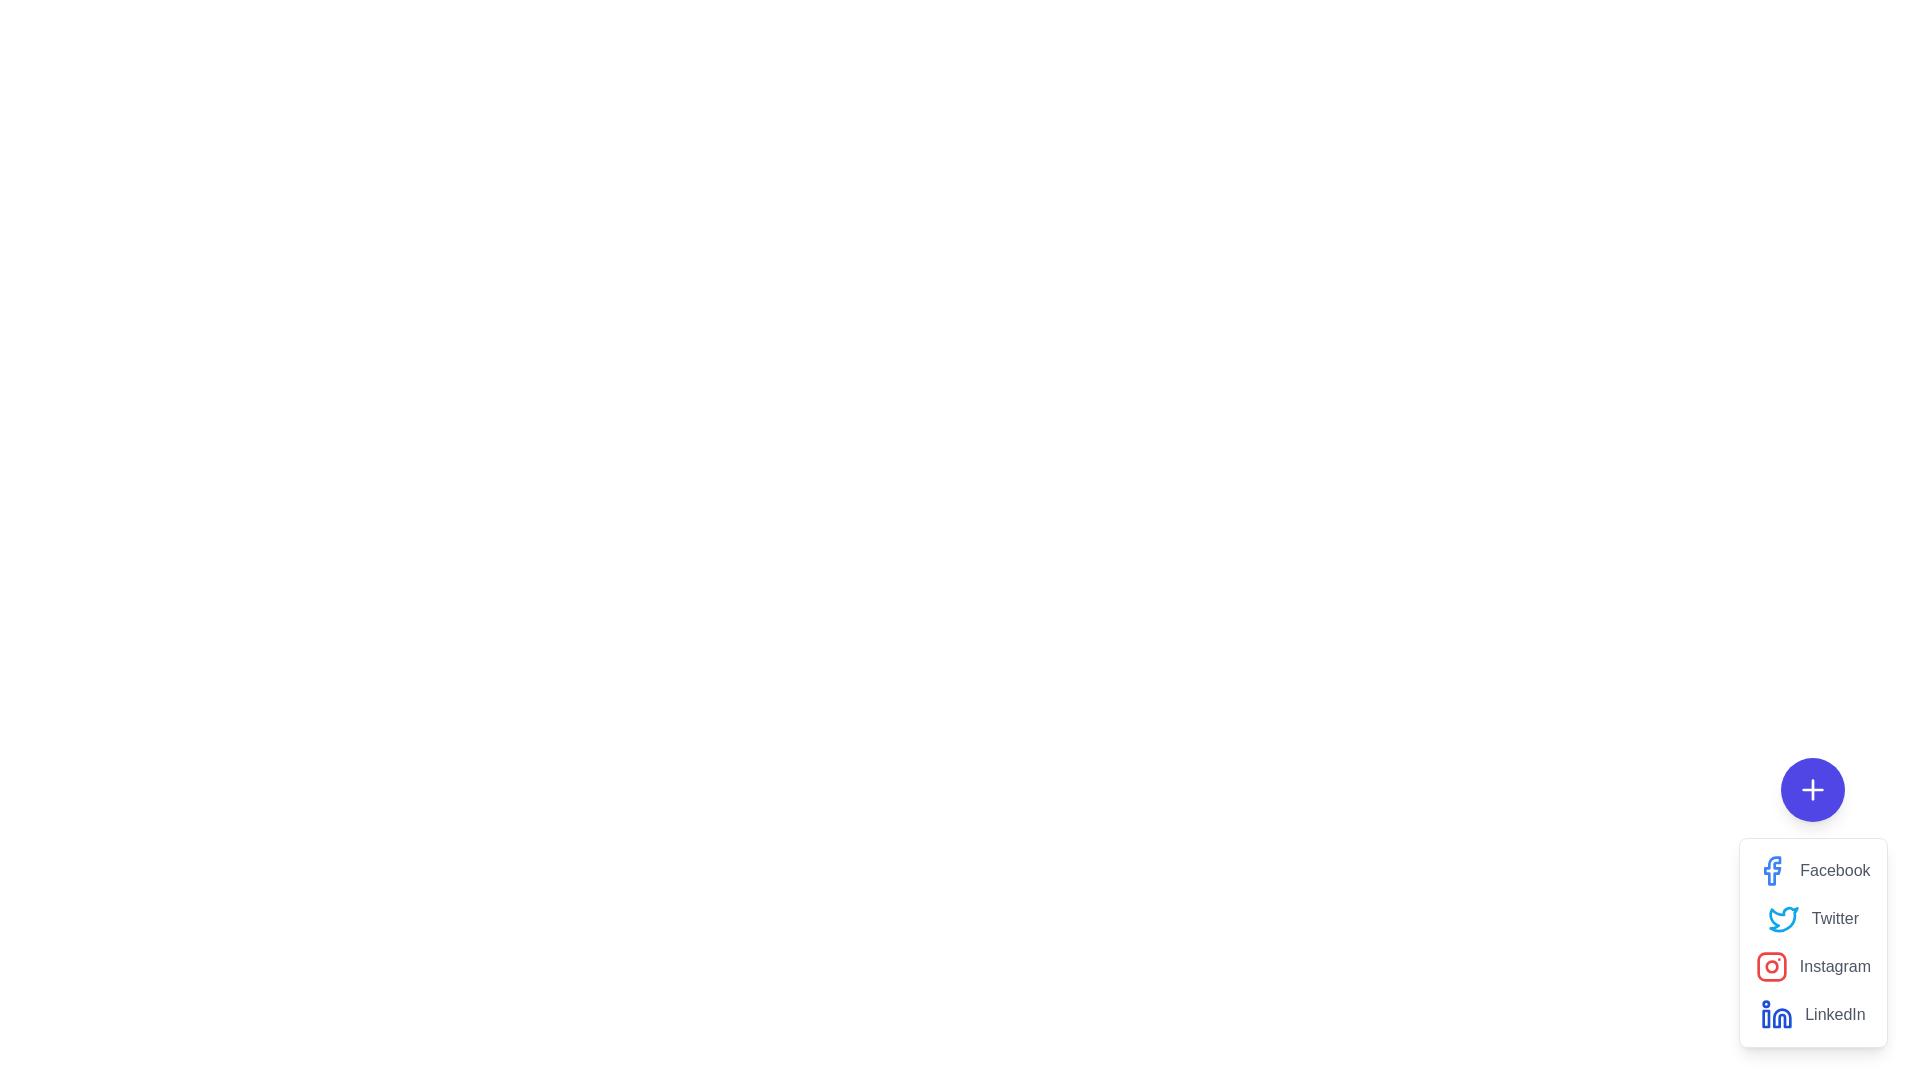  What do you see at coordinates (1813, 1014) in the screenshot?
I see `the LinkedIn share option in the SocialShareSpeedDial component` at bounding box center [1813, 1014].